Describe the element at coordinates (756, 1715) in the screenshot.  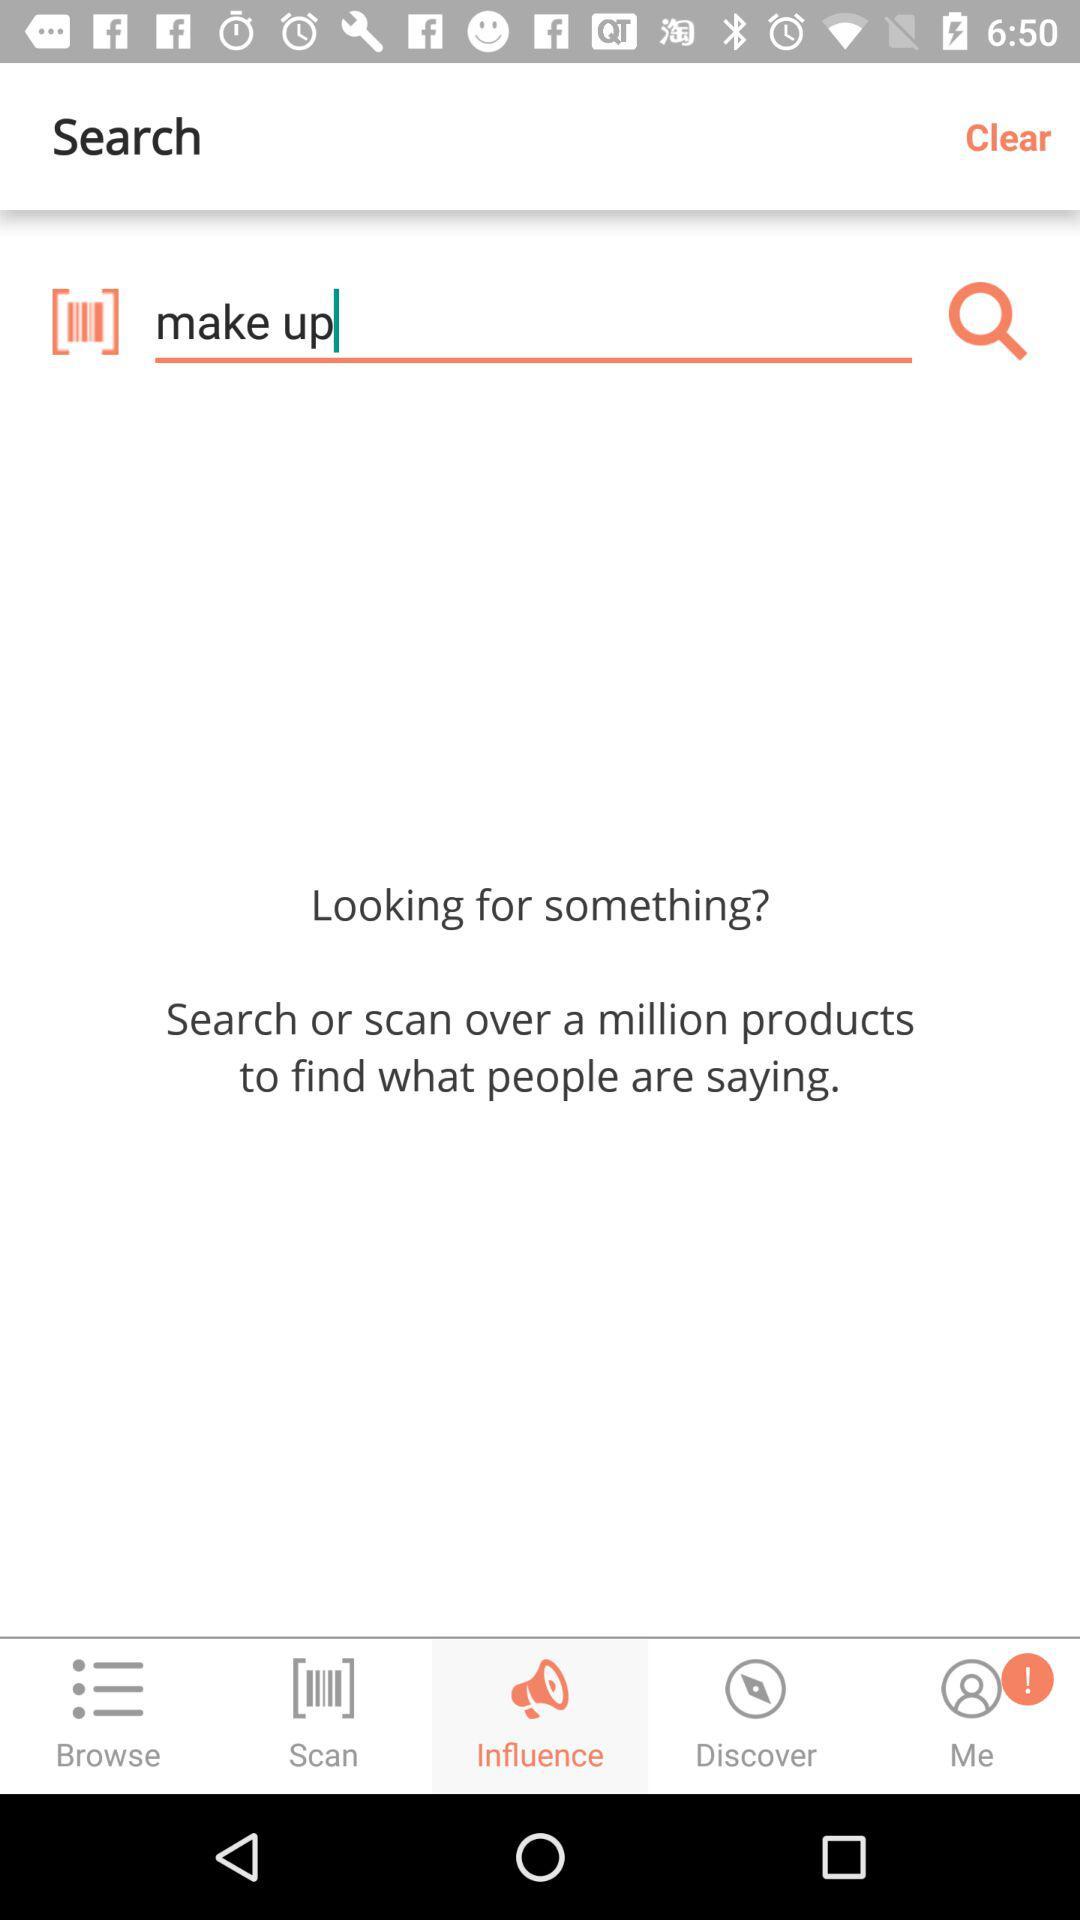
I see `the time icon` at that location.